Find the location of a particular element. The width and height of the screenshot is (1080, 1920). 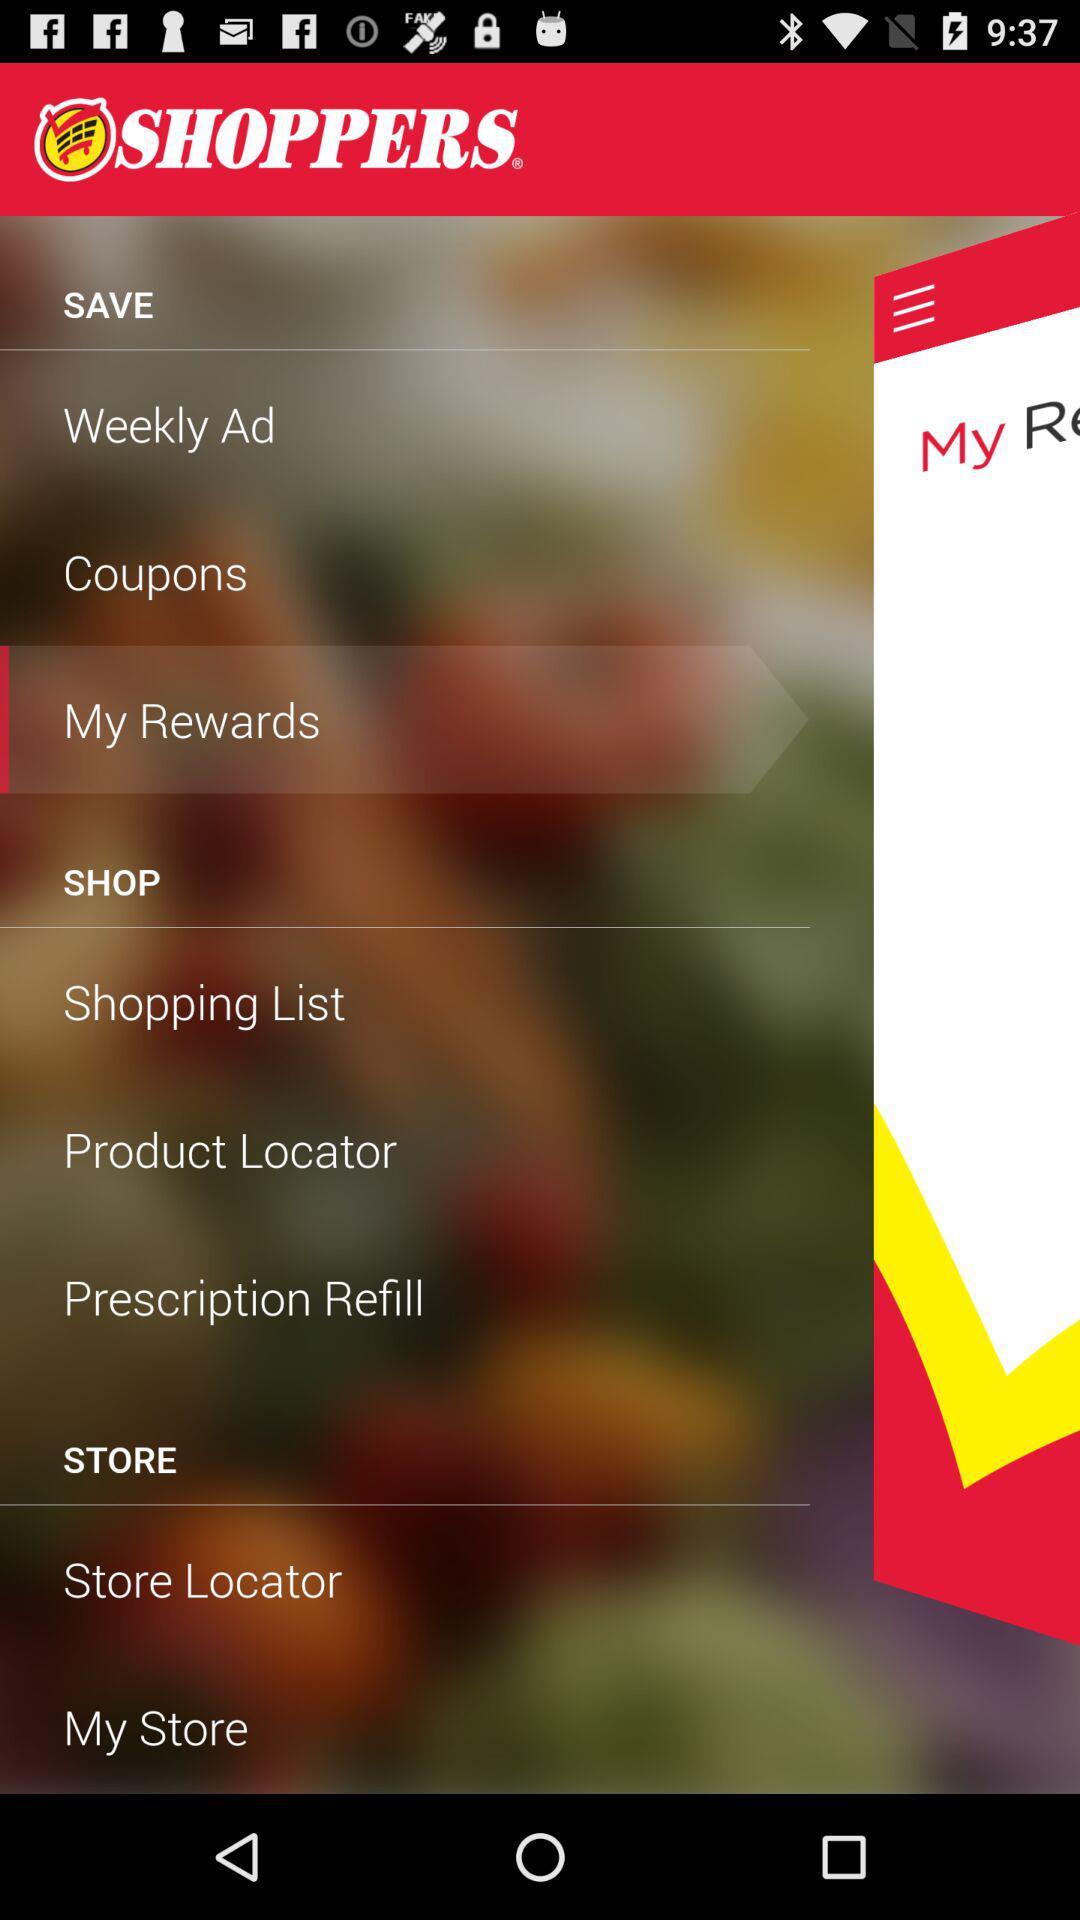

see my rewards is located at coordinates (975, 927).